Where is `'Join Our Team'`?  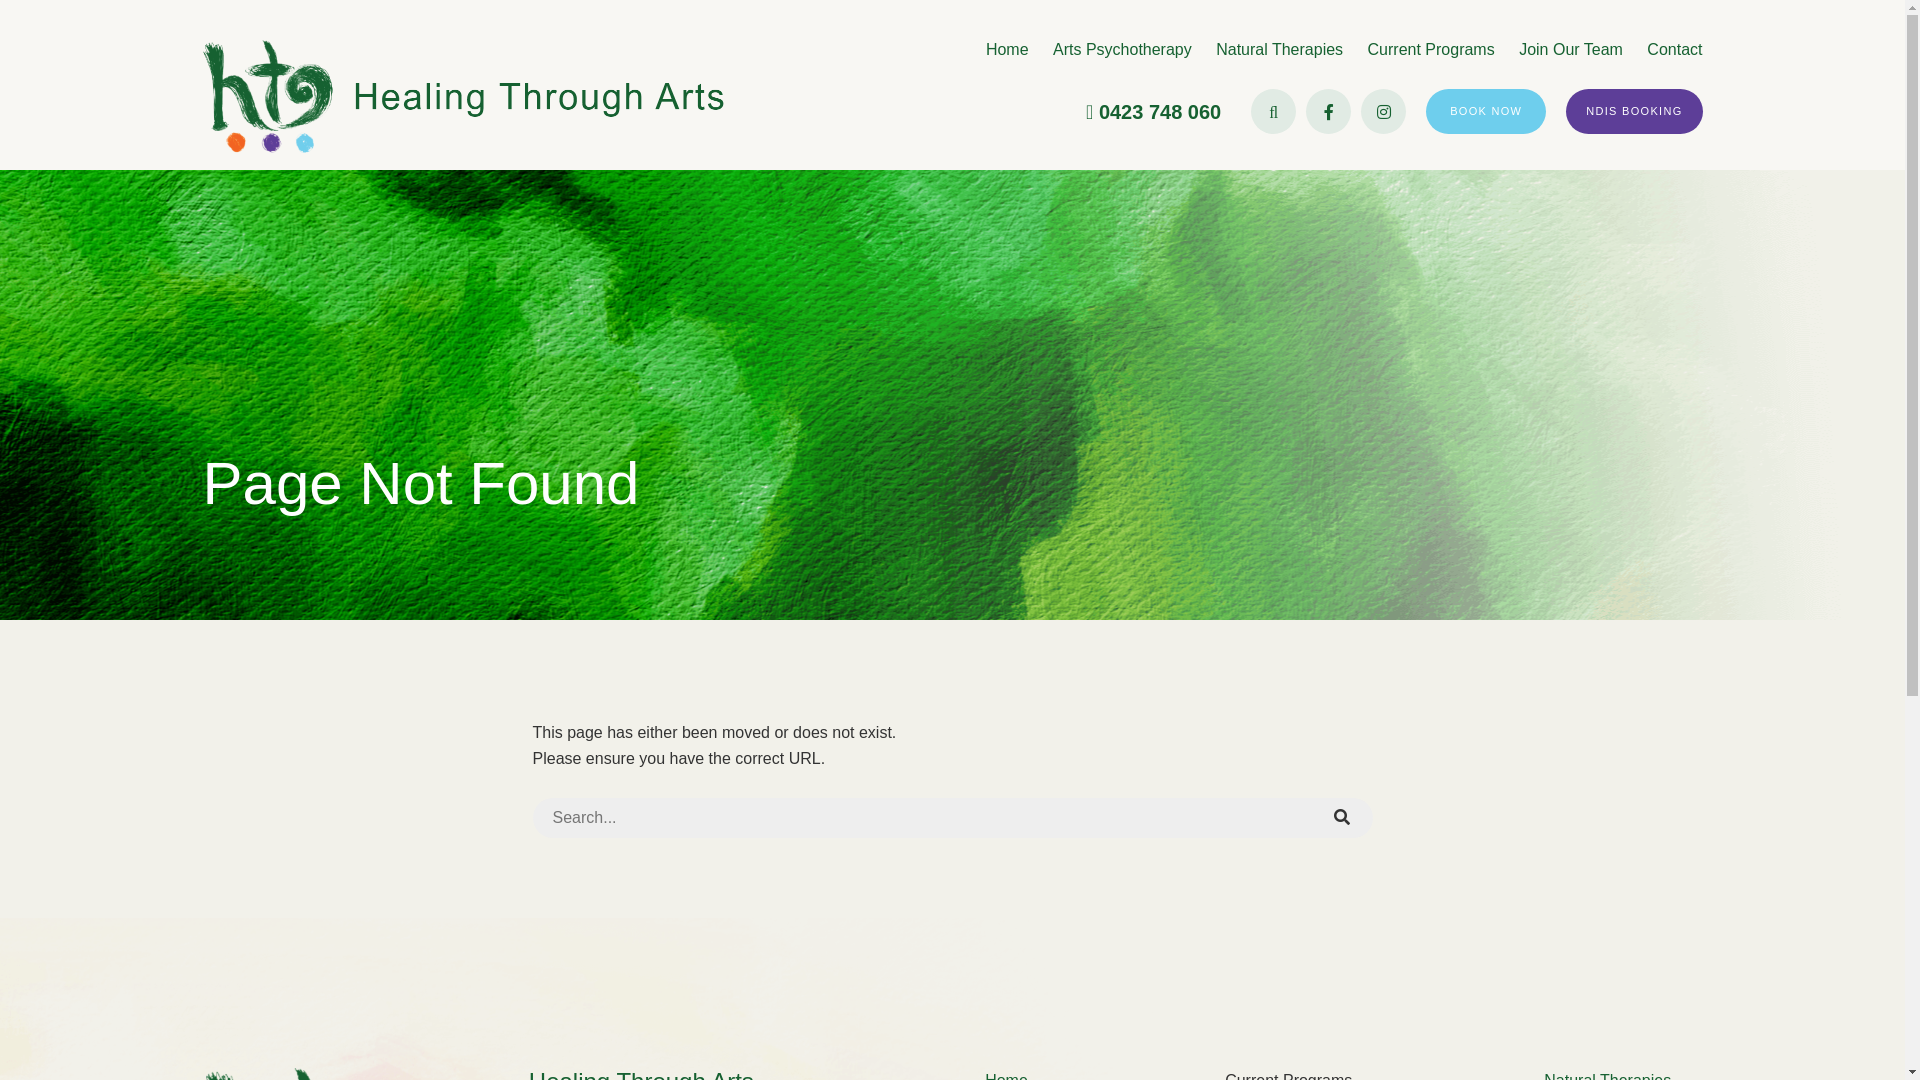 'Join Our Team' is located at coordinates (1569, 48).